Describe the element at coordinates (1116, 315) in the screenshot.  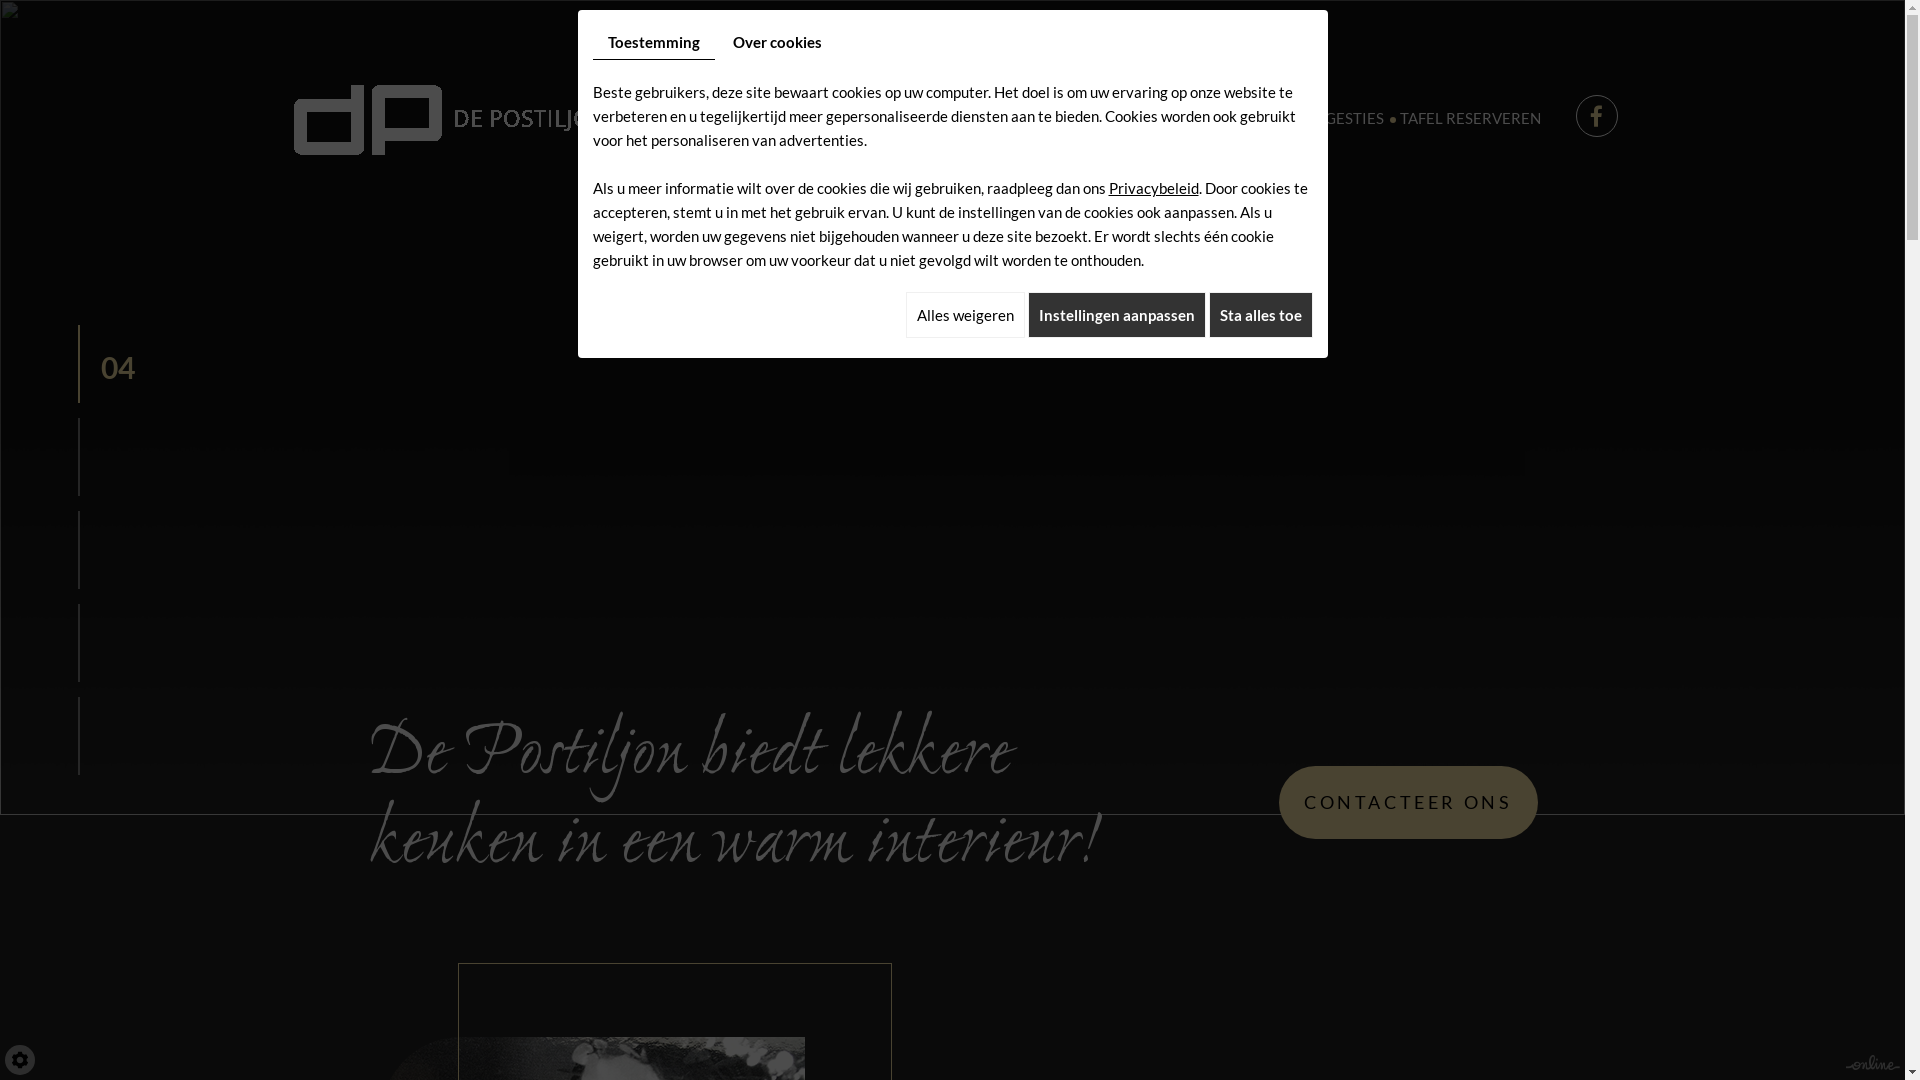
I see `'Instellingen aanpassen'` at that location.